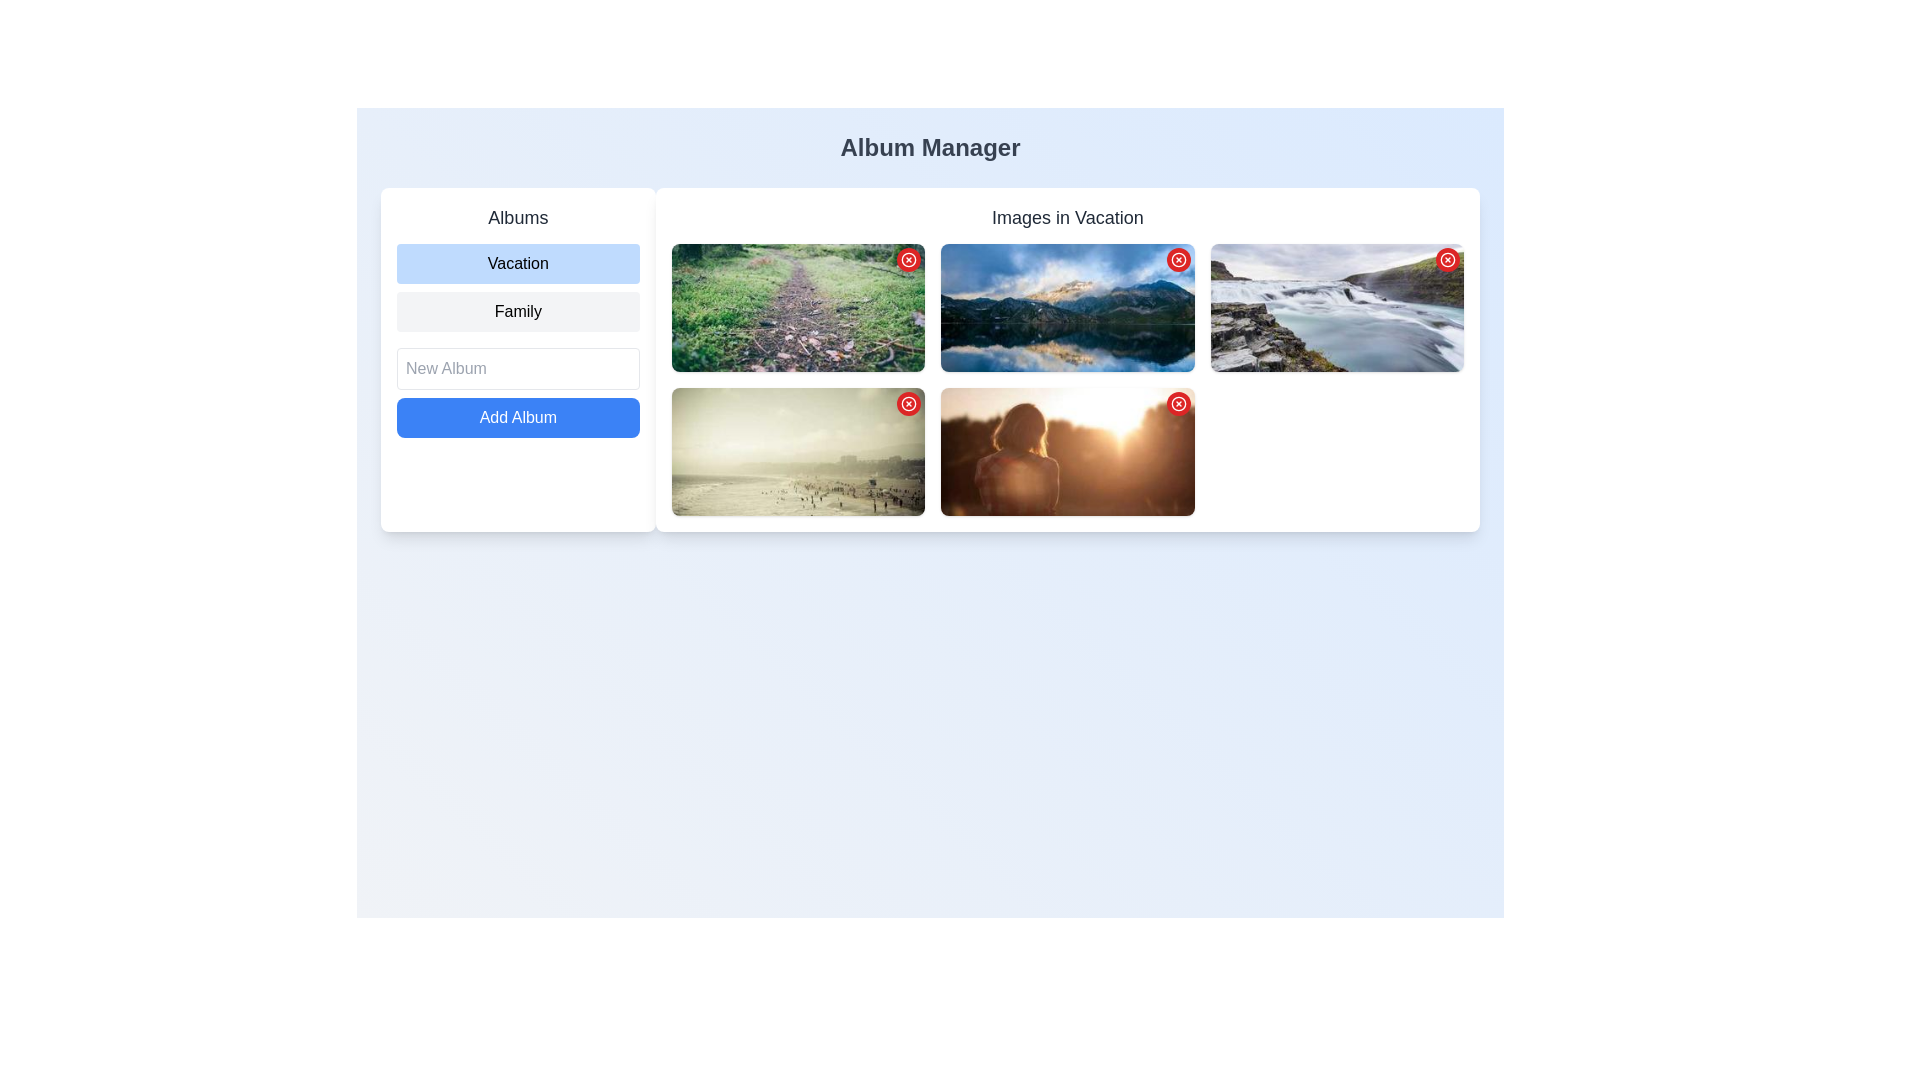 This screenshot has height=1080, width=1920. What do you see at coordinates (1066, 451) in the screenshot?
I see `the image displaying a scene of a person facing the sun with a warm, backlit glow, located` at bounding box center [1066, 451].